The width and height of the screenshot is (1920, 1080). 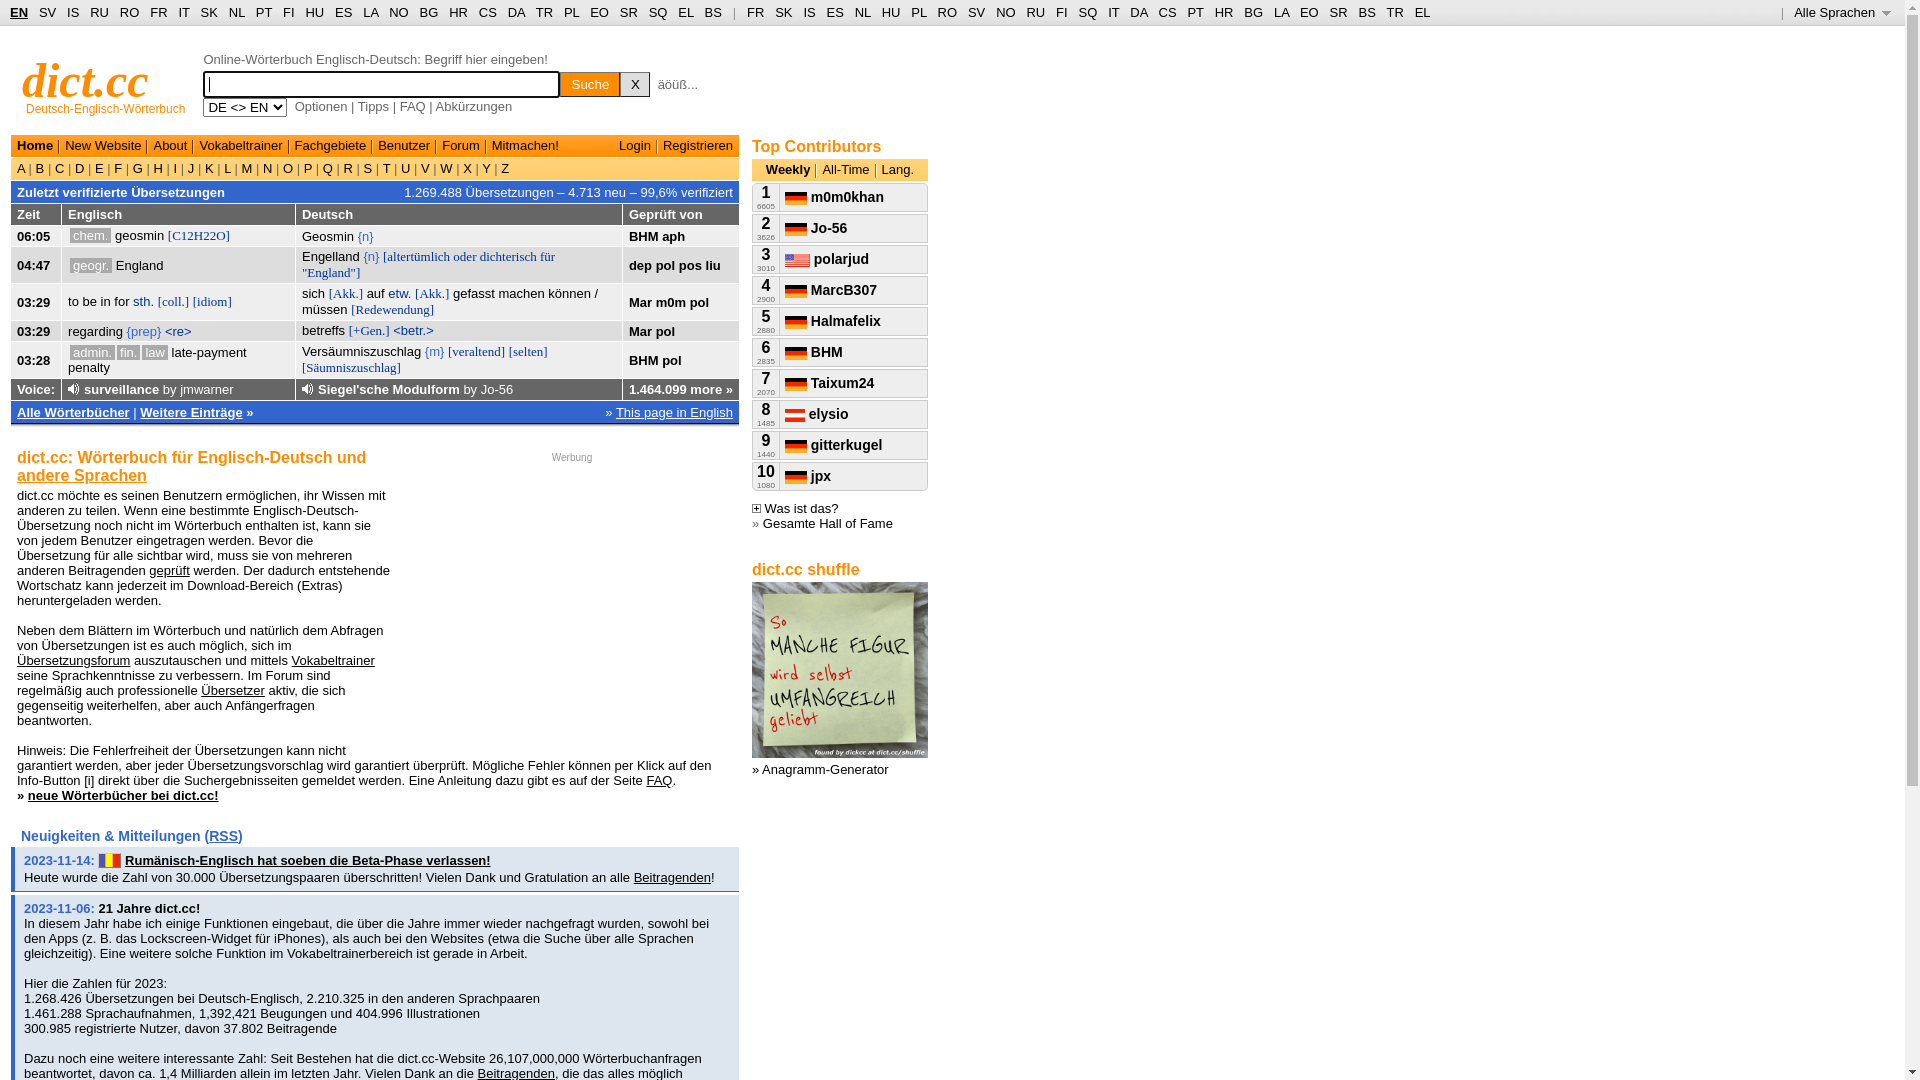 I want to click on 'Q', so click(x=317, y=167).